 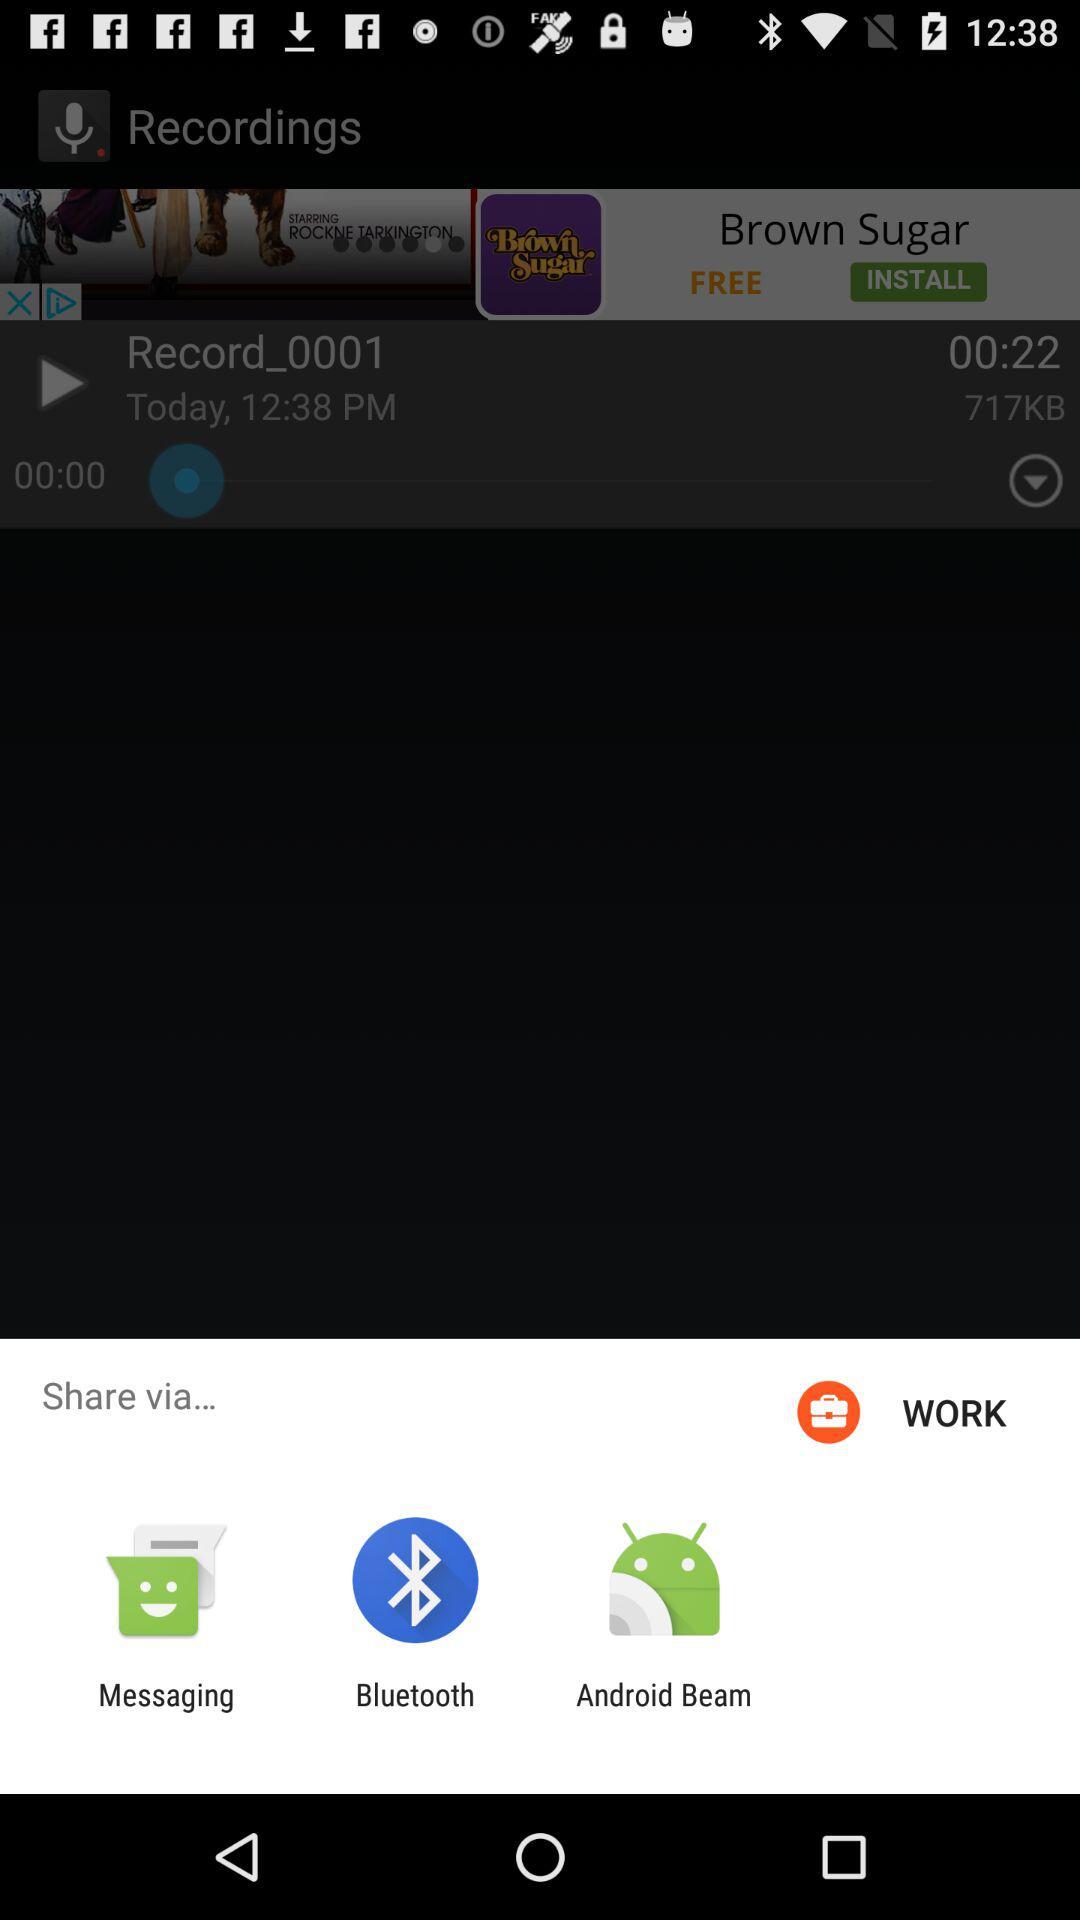 I want to click on the icon to the left of the android beam, so click(x=414, y=1711).